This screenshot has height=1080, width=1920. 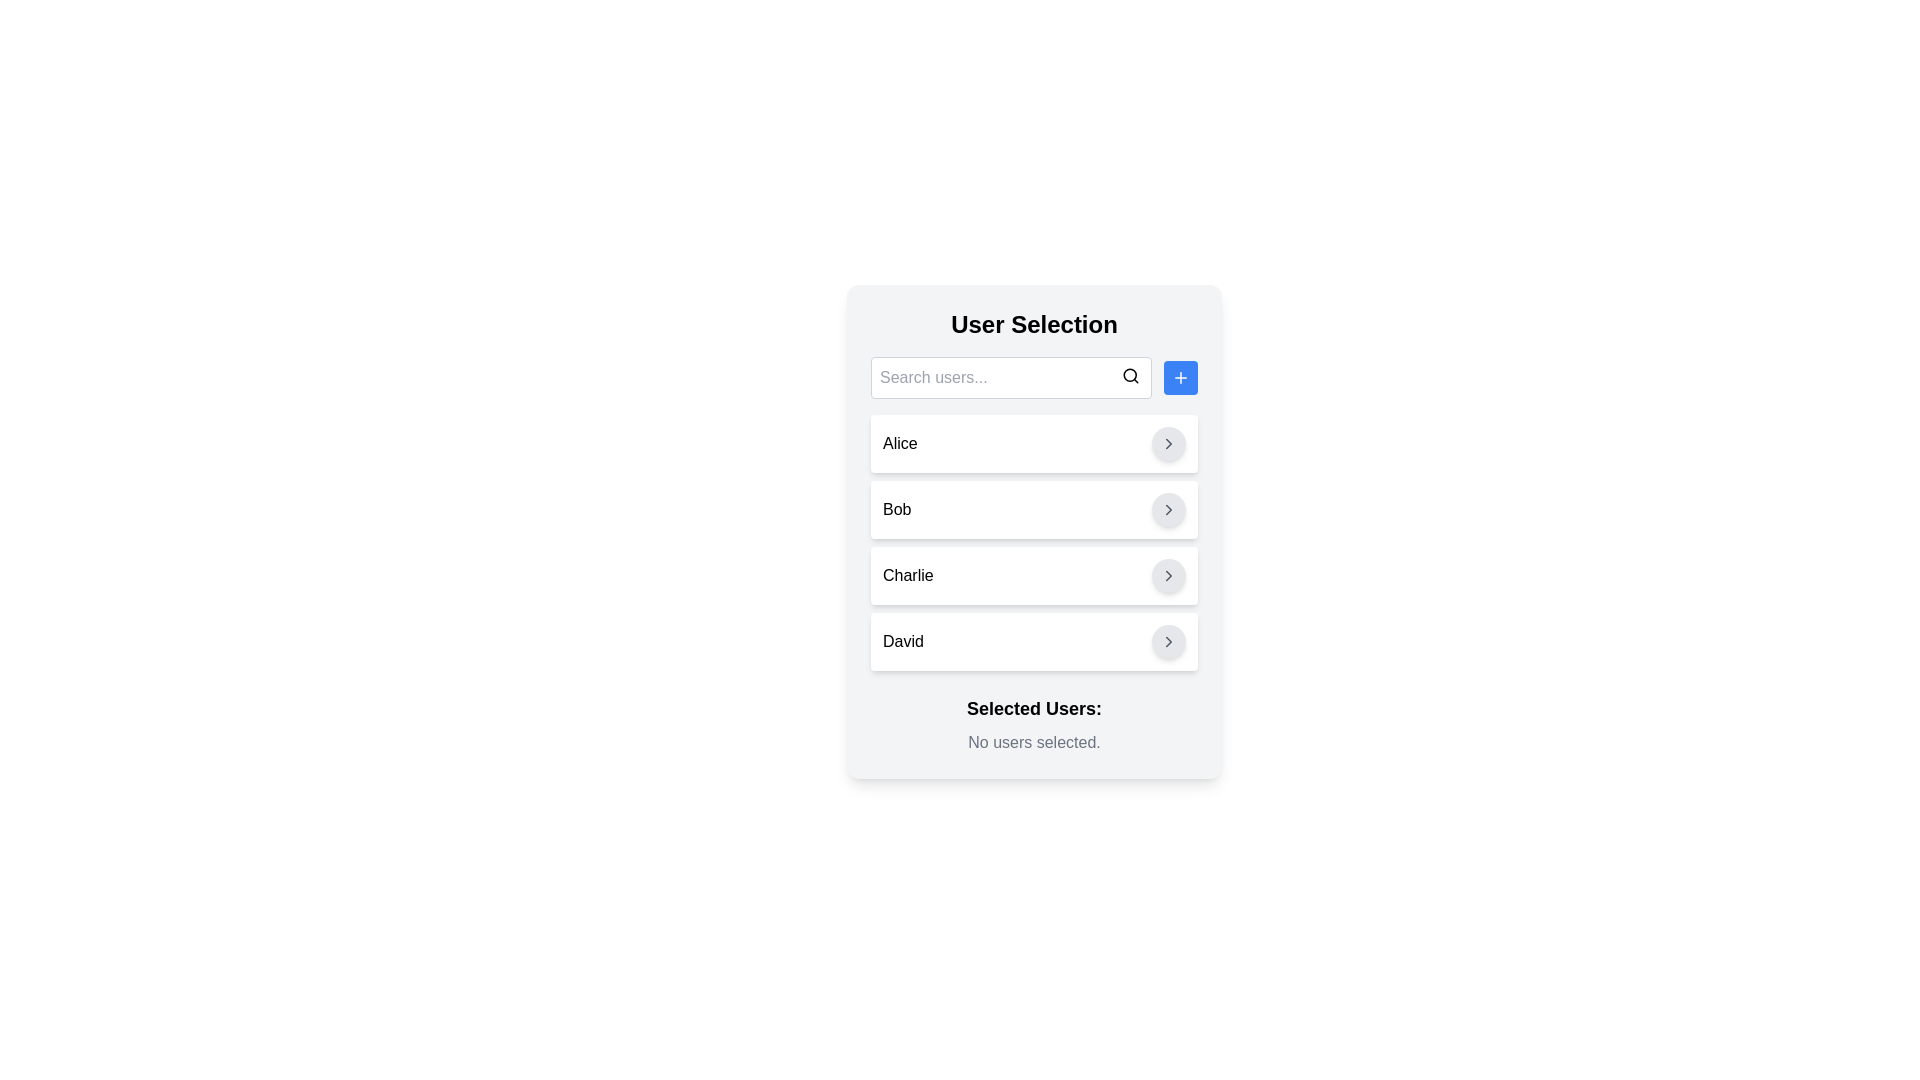 What do you see at coordinates (1034, 508) in the screenshot?
I see `the user labeled 'Bob' in the 'User Selection' section` at bounding box center [1034, 508].